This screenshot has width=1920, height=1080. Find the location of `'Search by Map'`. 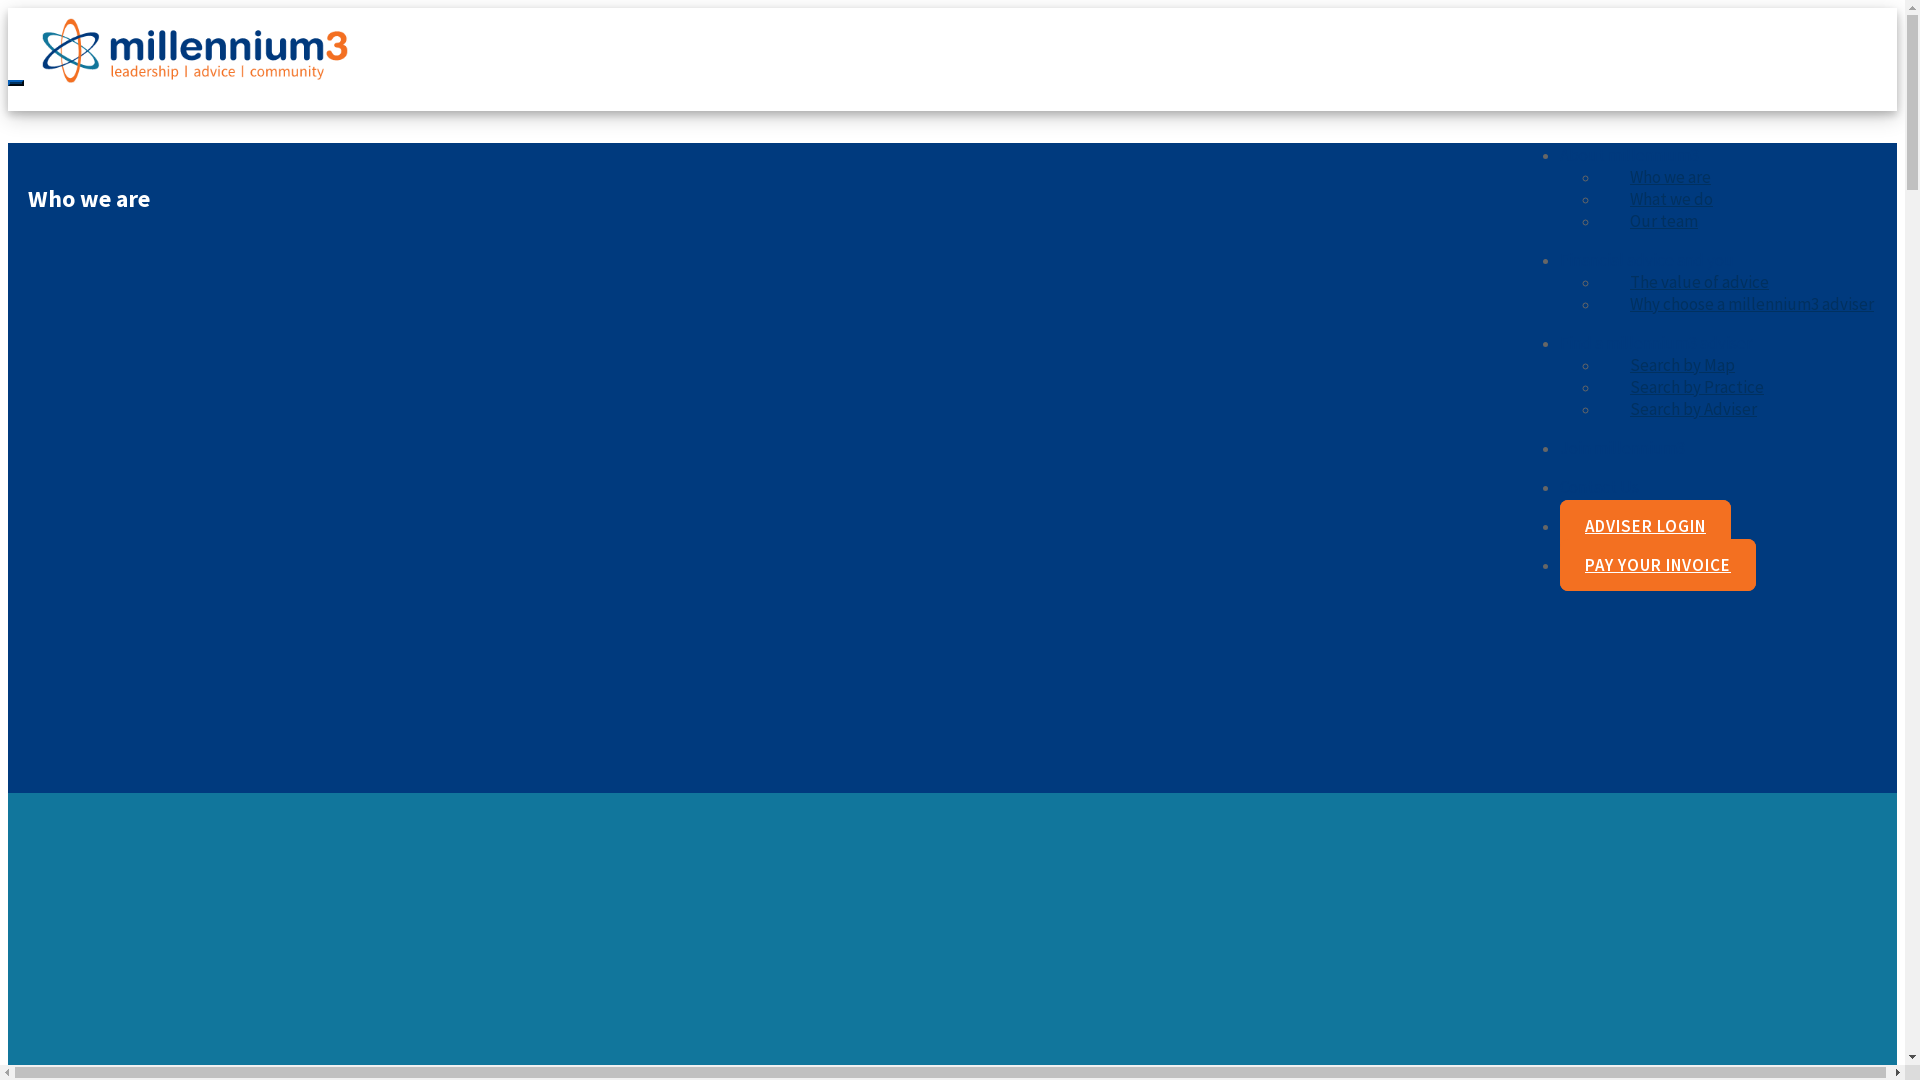

'Search by Map' is located at coordinates (1681, 365).